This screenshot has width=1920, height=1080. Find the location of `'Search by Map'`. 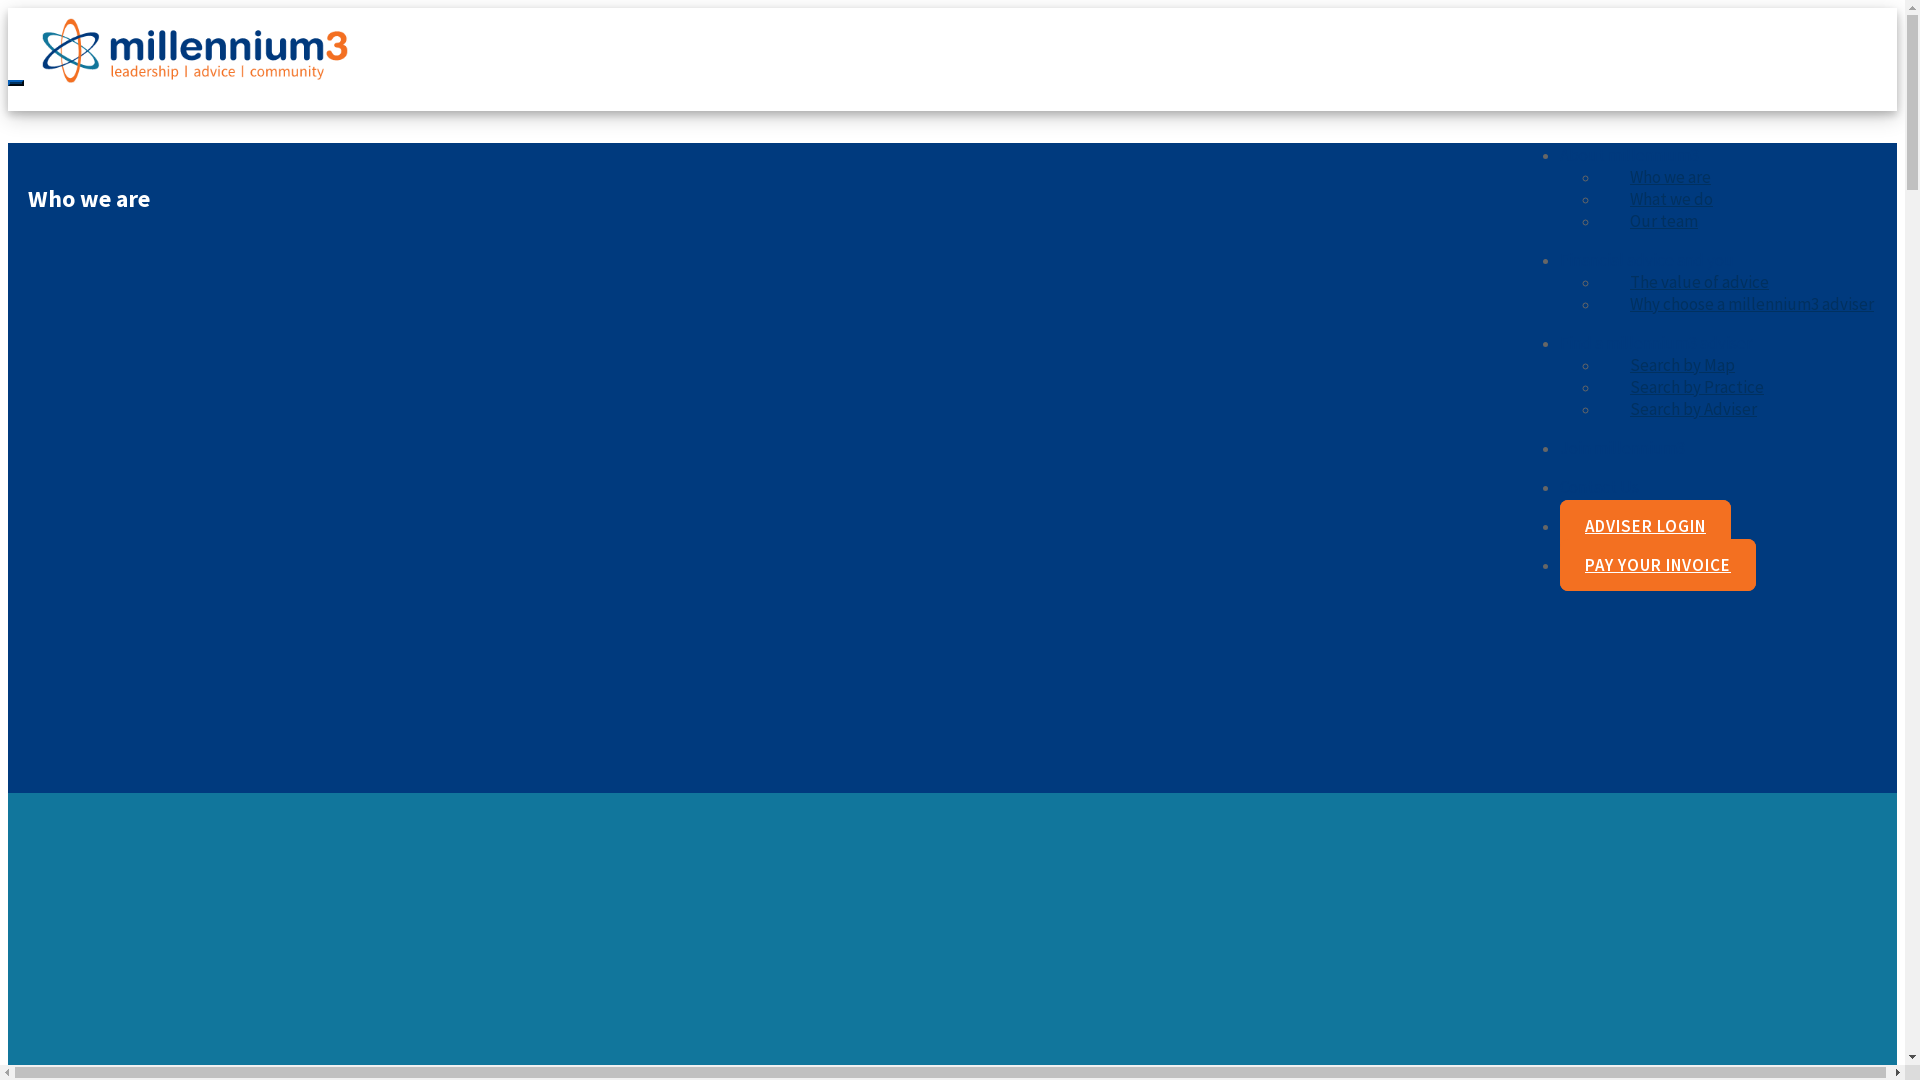

'Search by Map' is located at coordinates (1681, 365).